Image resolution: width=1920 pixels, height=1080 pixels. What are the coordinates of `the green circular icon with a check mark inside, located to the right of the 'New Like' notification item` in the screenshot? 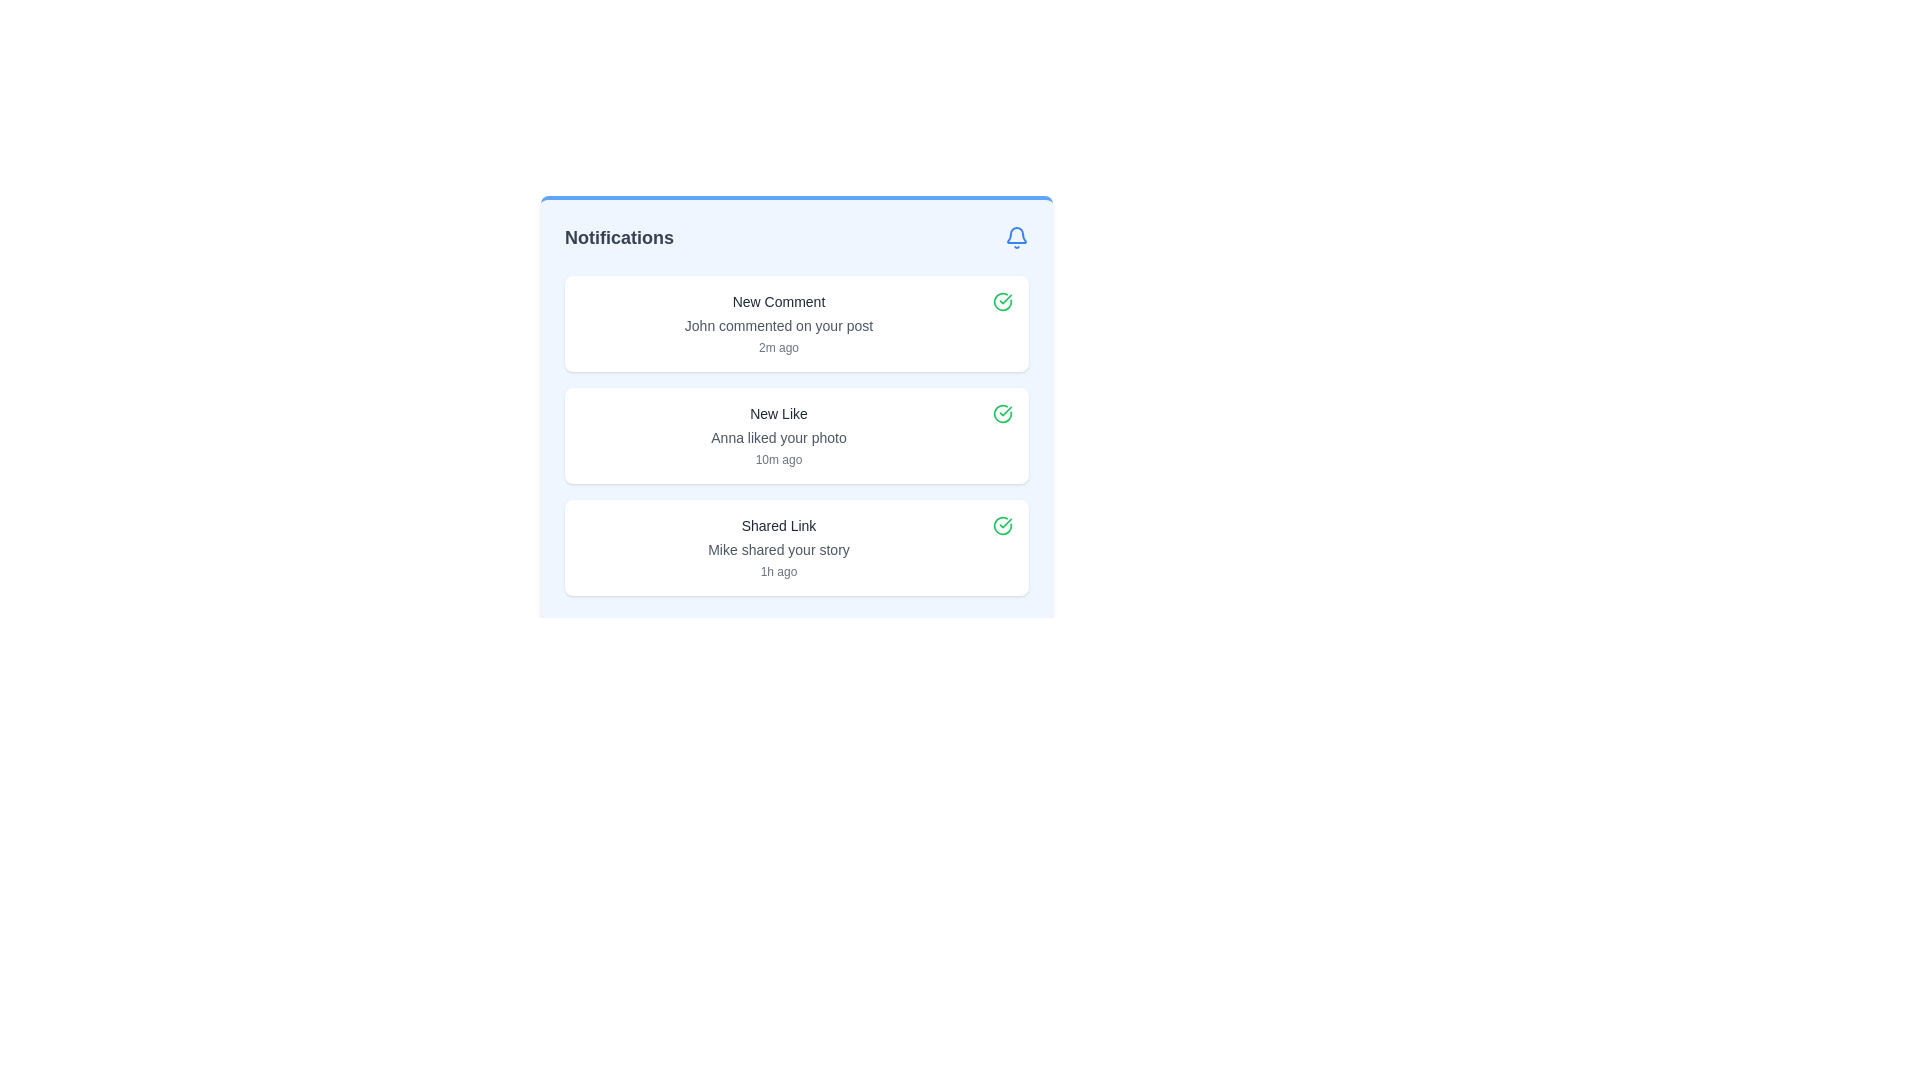 It's located at (1003, 412).